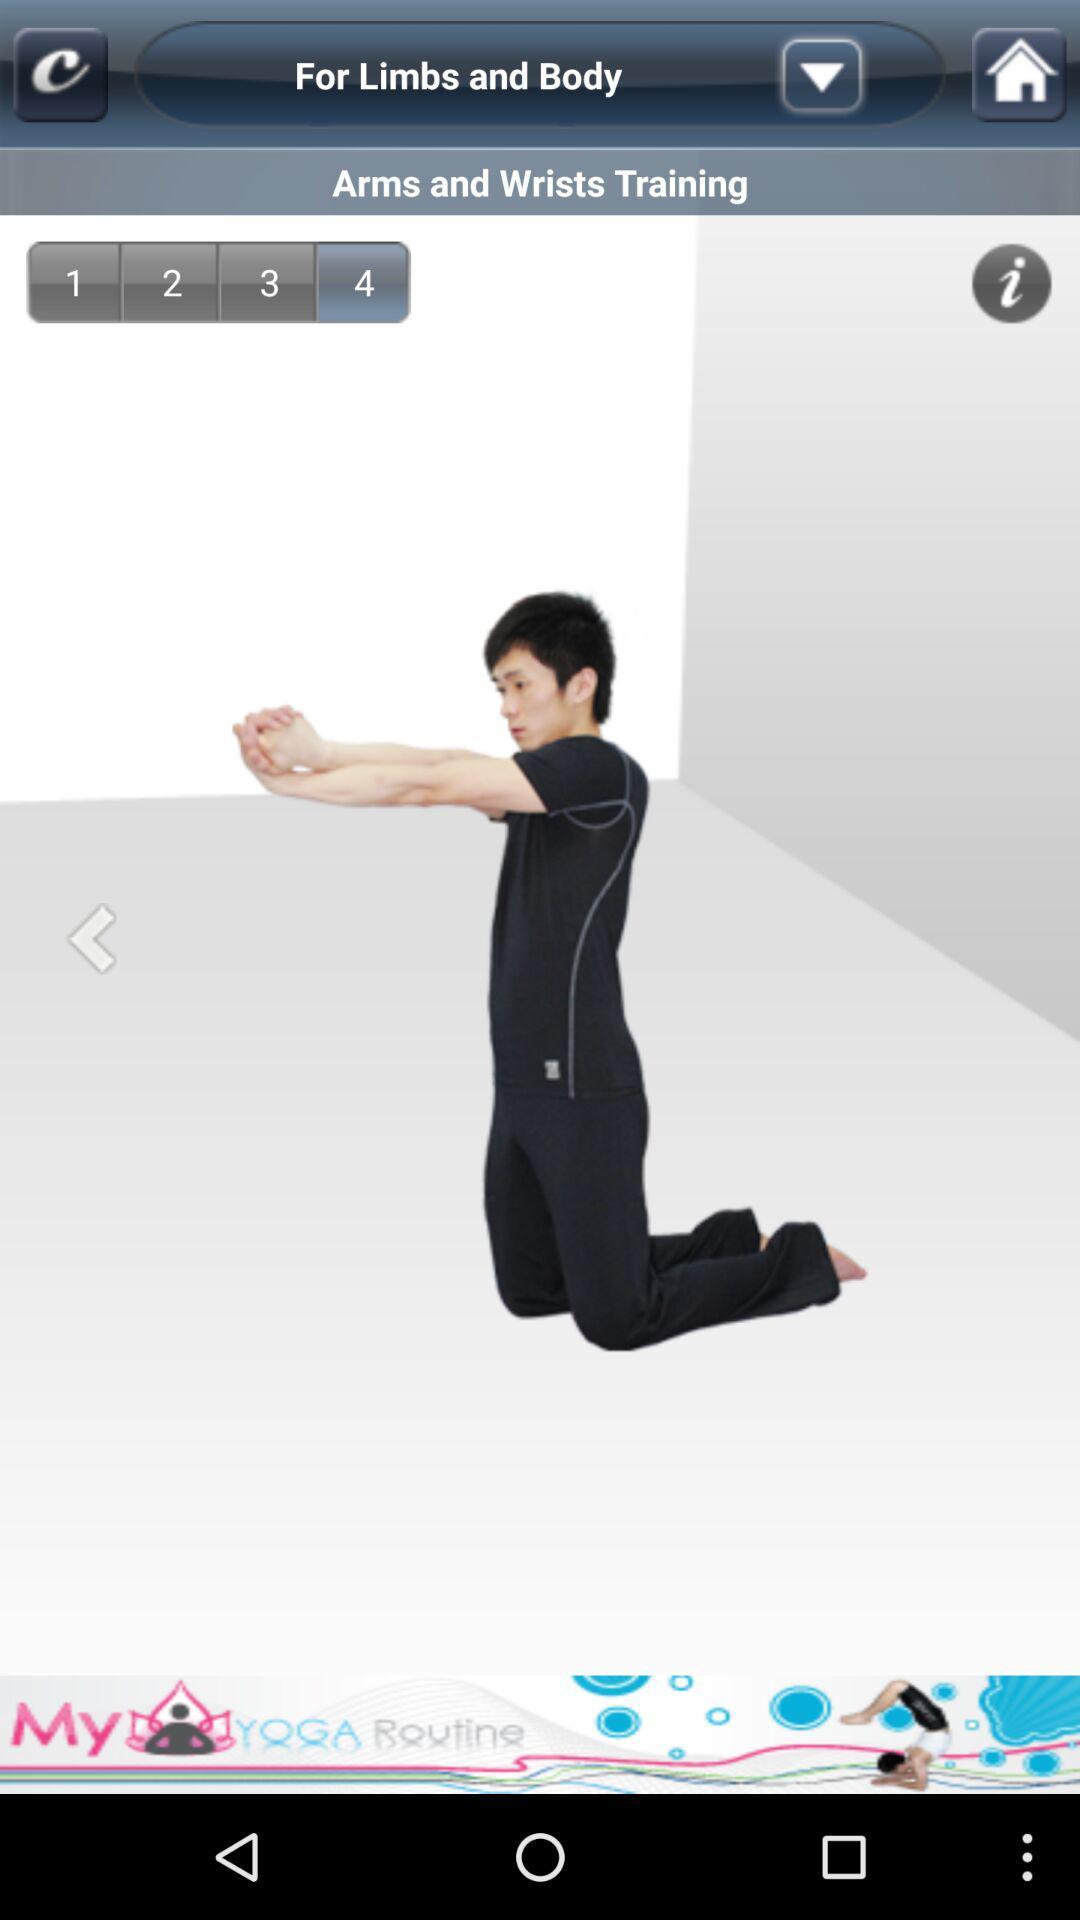  What do you see at coordinates (1011, 282) in the screenshot?
I see `get more information` at bounding box center [1011, 282].